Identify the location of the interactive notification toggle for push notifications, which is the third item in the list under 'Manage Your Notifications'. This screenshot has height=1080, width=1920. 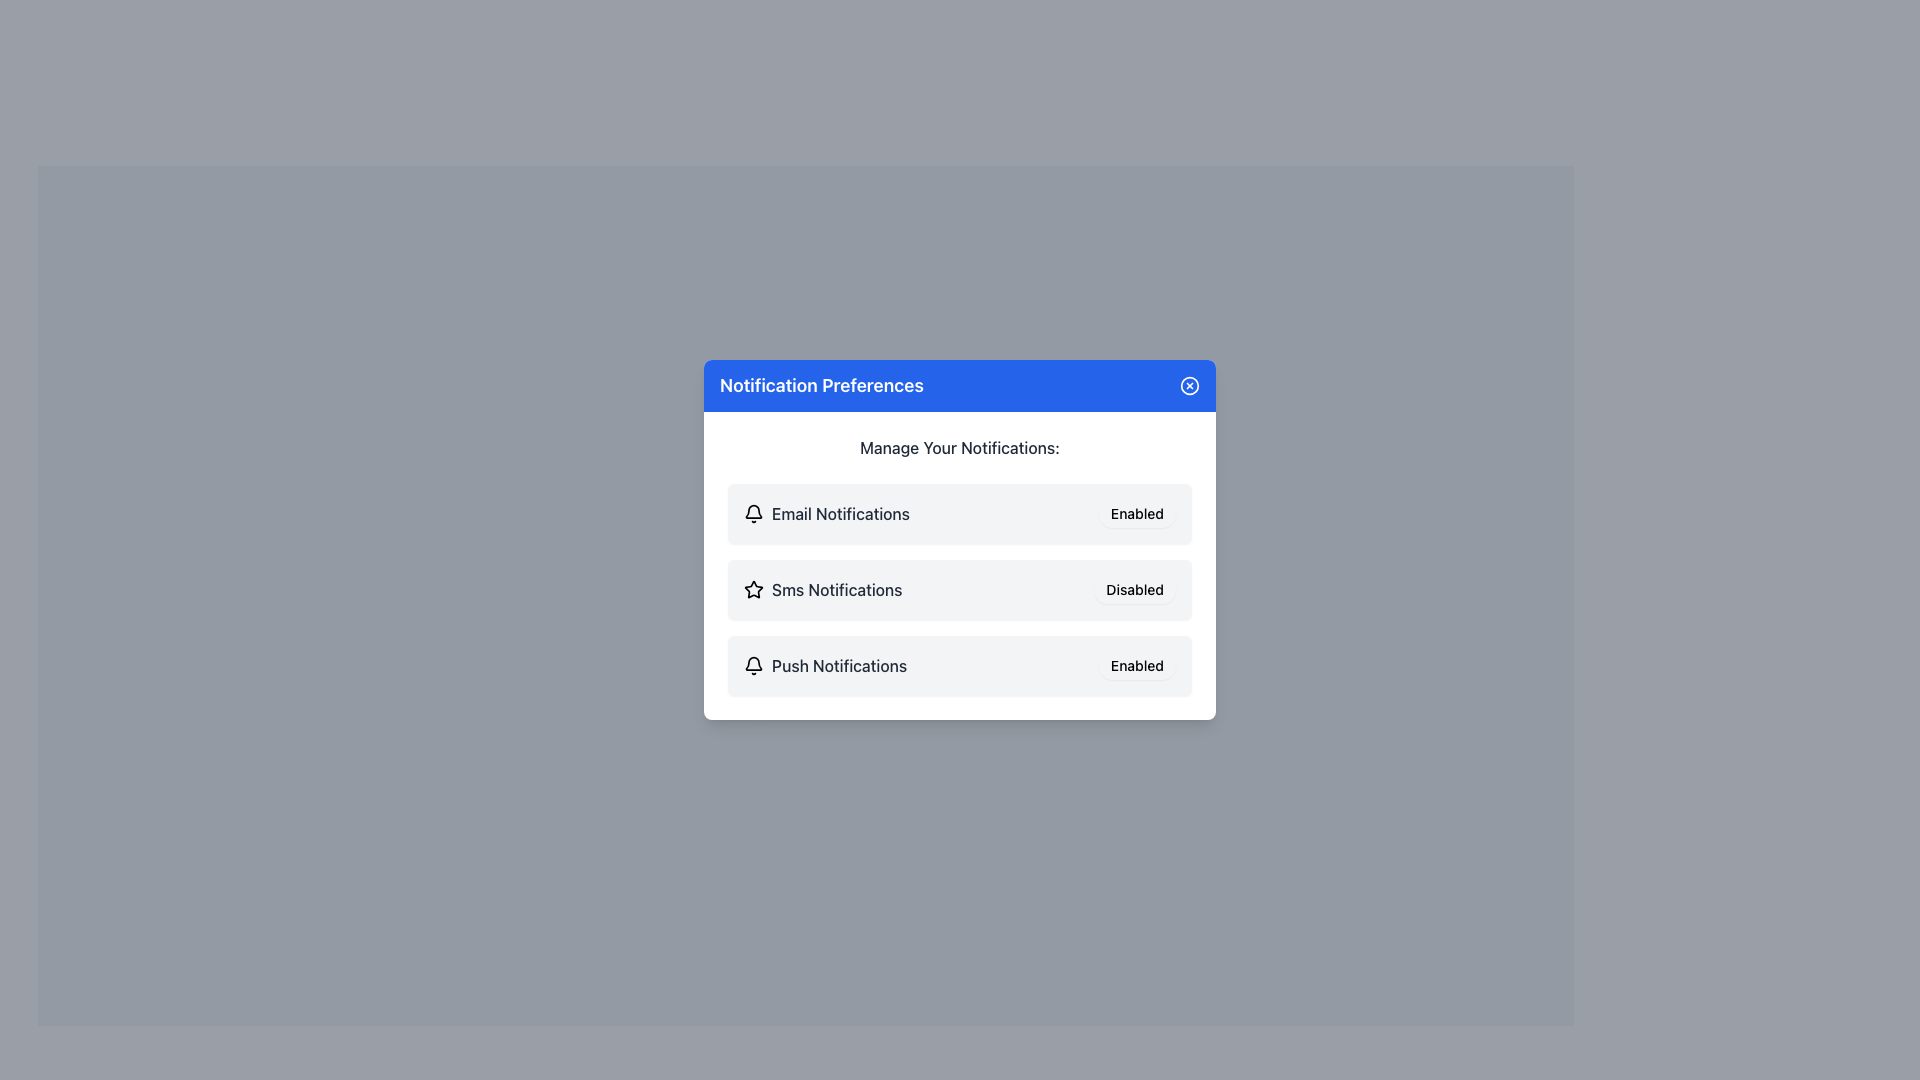
(960, 666).